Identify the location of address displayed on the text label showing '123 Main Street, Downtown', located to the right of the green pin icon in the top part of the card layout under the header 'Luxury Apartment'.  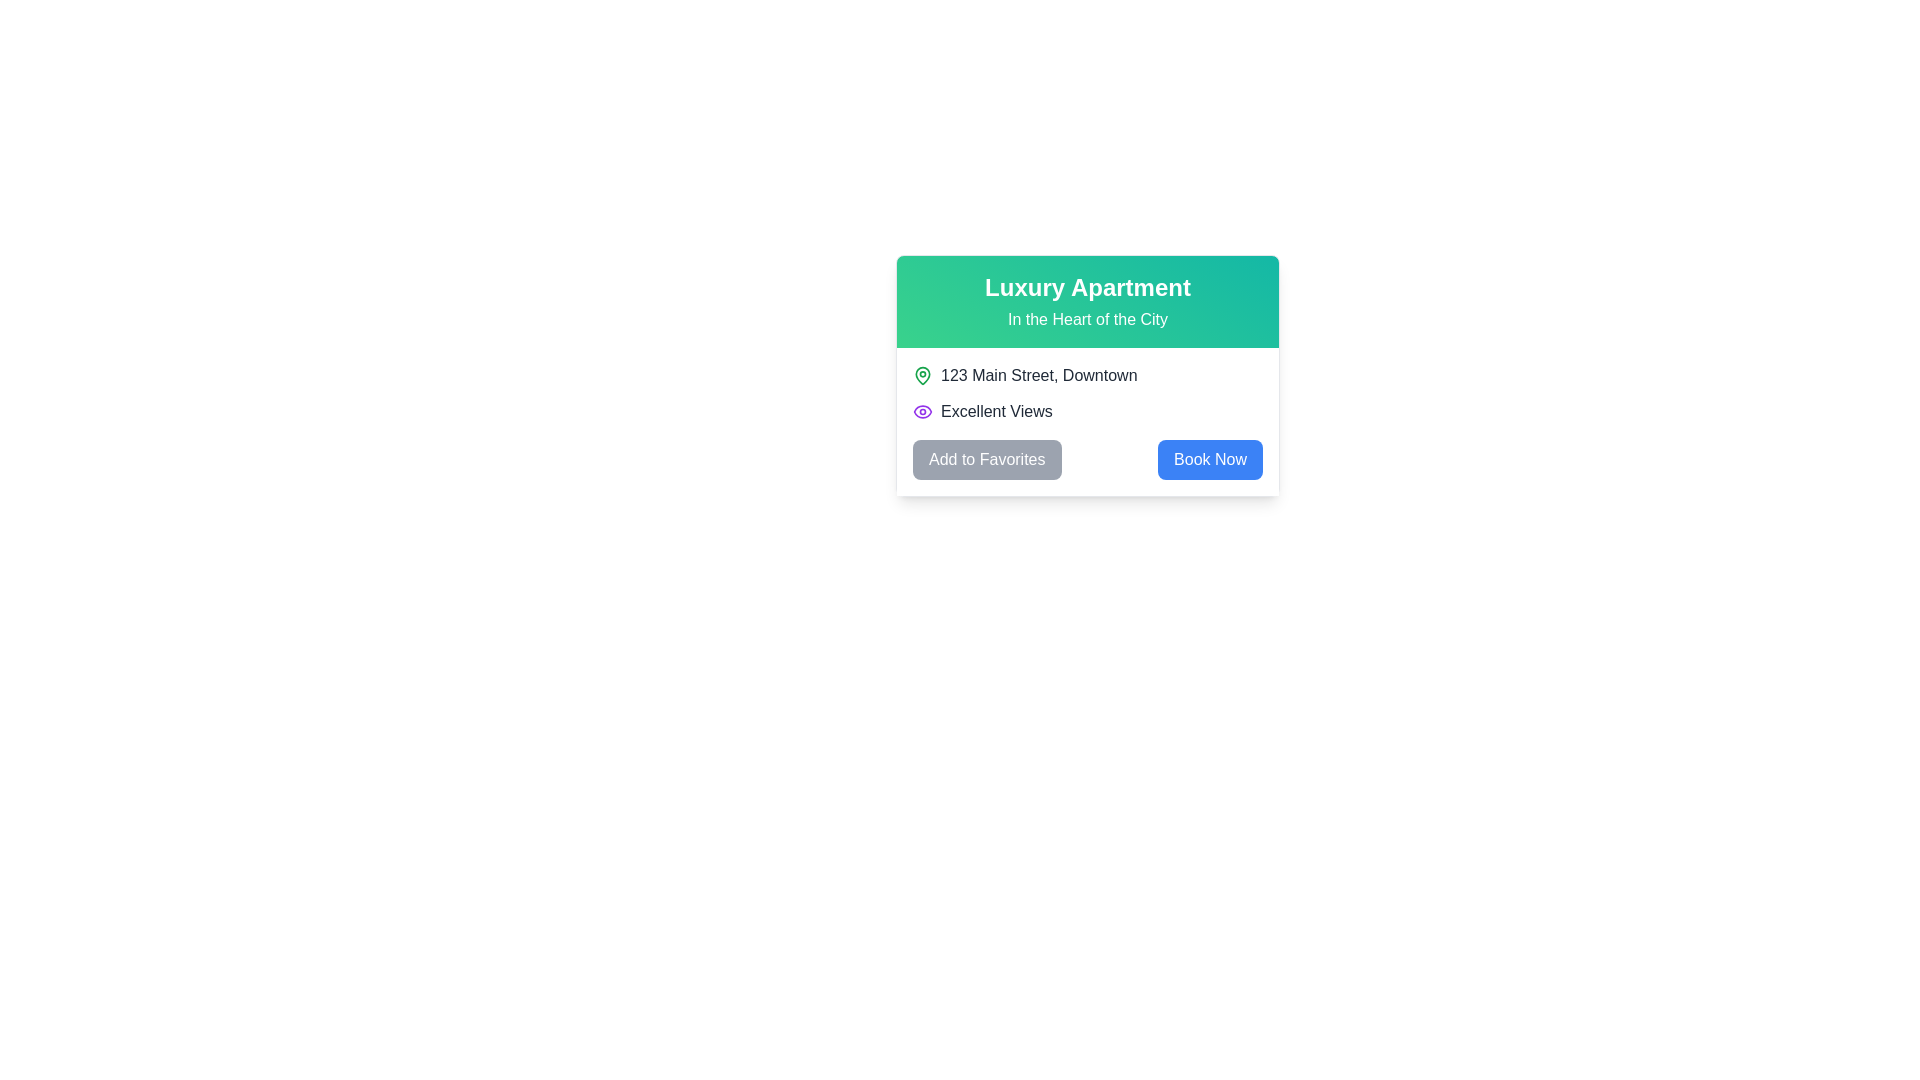
(1039, 375).